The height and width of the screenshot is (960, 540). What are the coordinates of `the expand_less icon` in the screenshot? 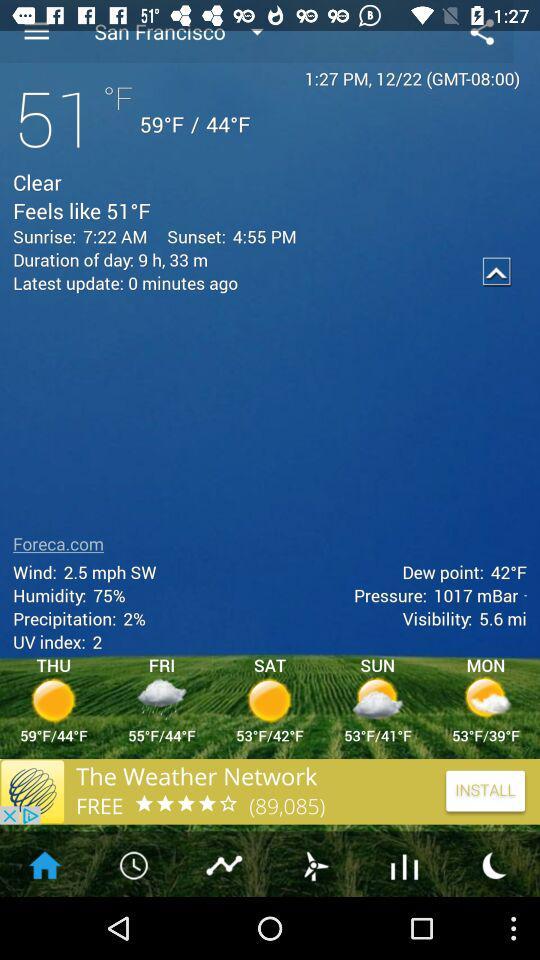 It's located at (496, 289).